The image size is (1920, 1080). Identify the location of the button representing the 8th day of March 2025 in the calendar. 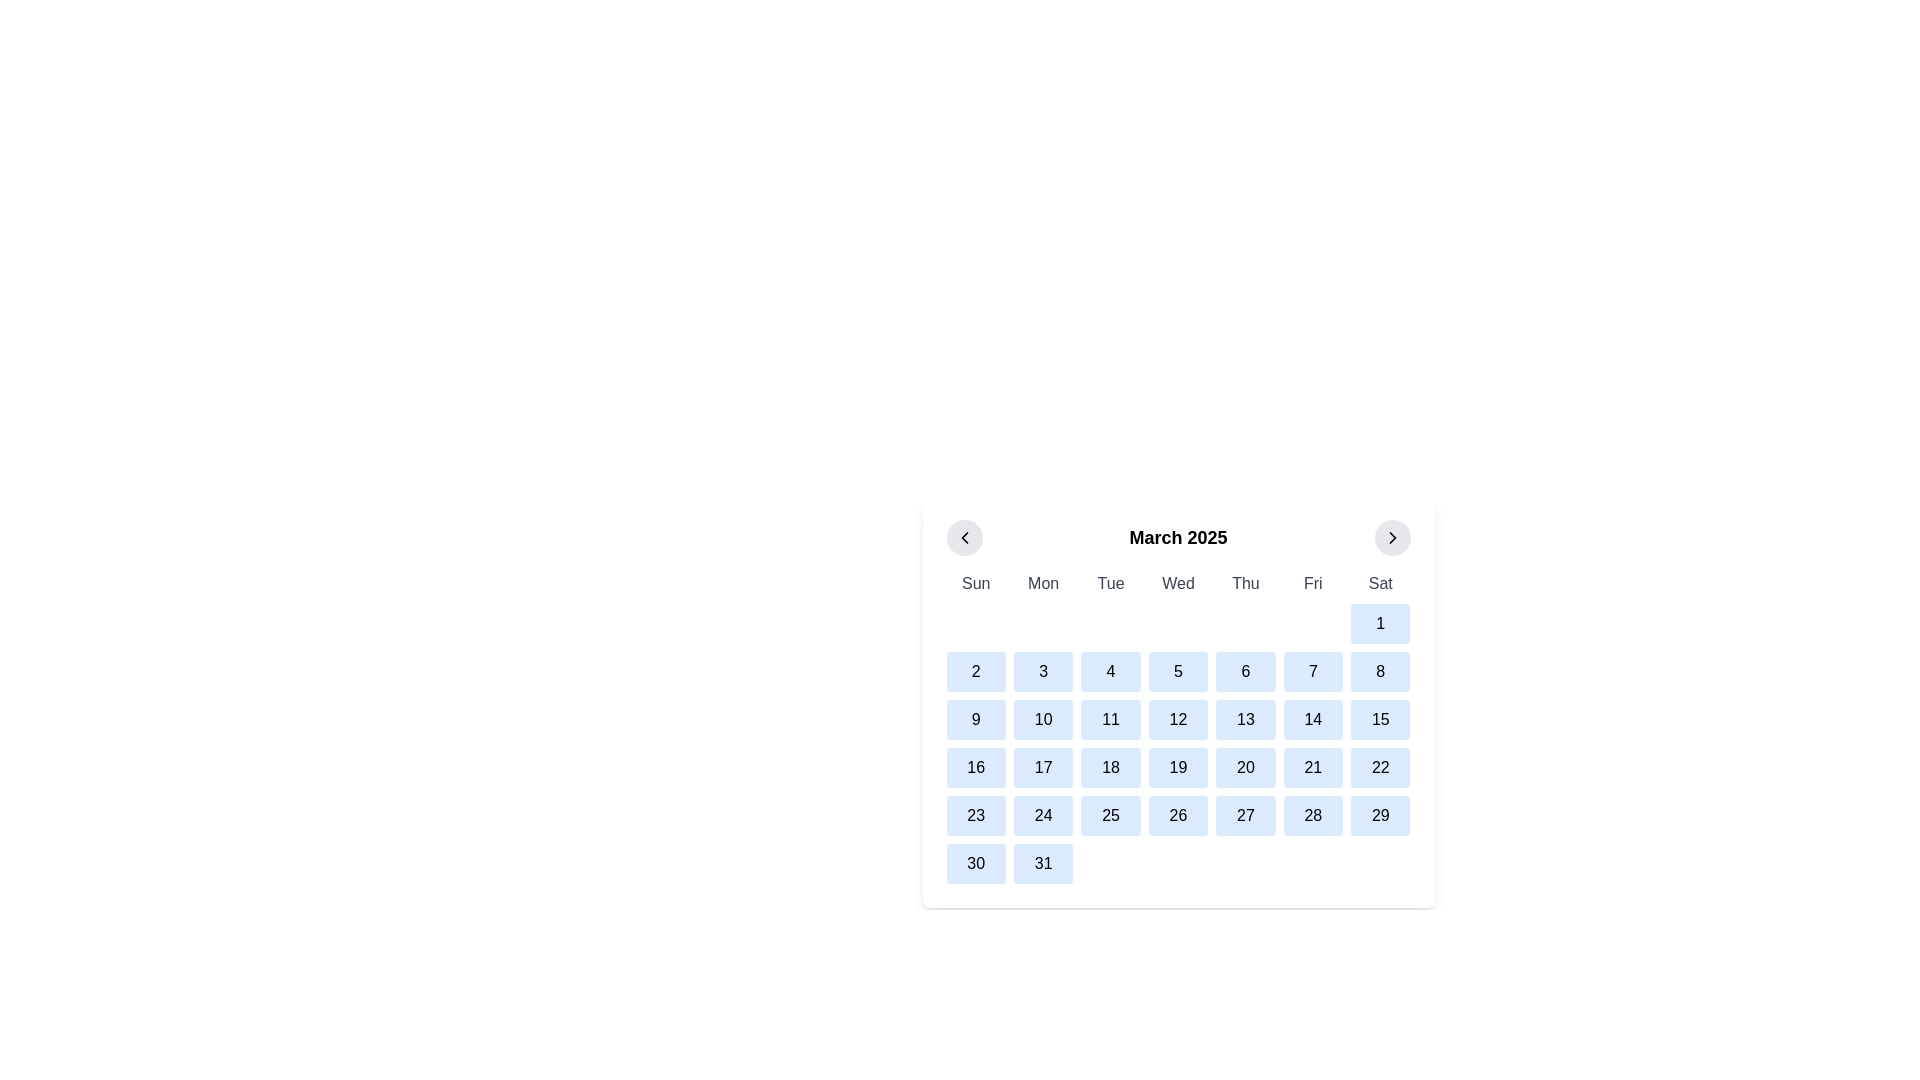
(1379, 671).